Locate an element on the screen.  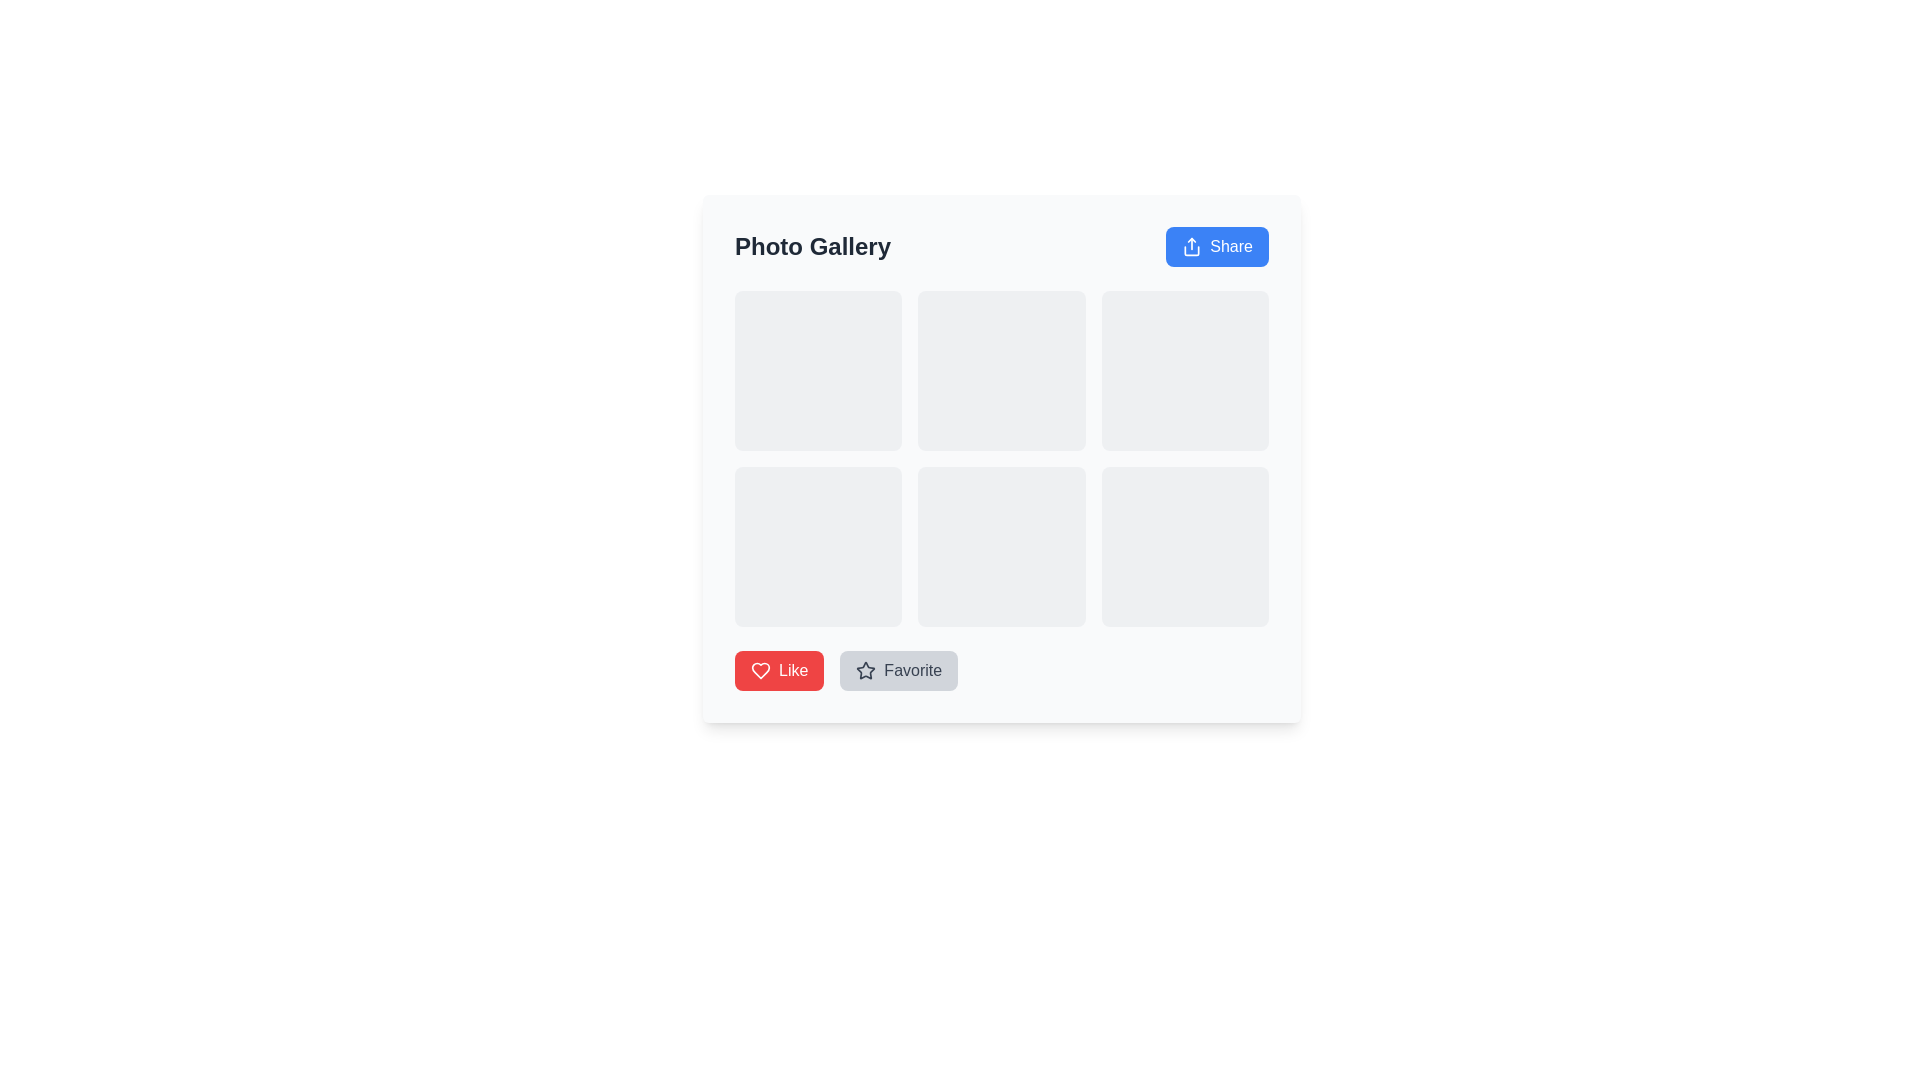
the second placeholder loading block in the first row of the 3x2 grid layout, which is located below the 'Photo Gallery' title and to the left of the 'Share' button is located at coordinates (1002, 370).